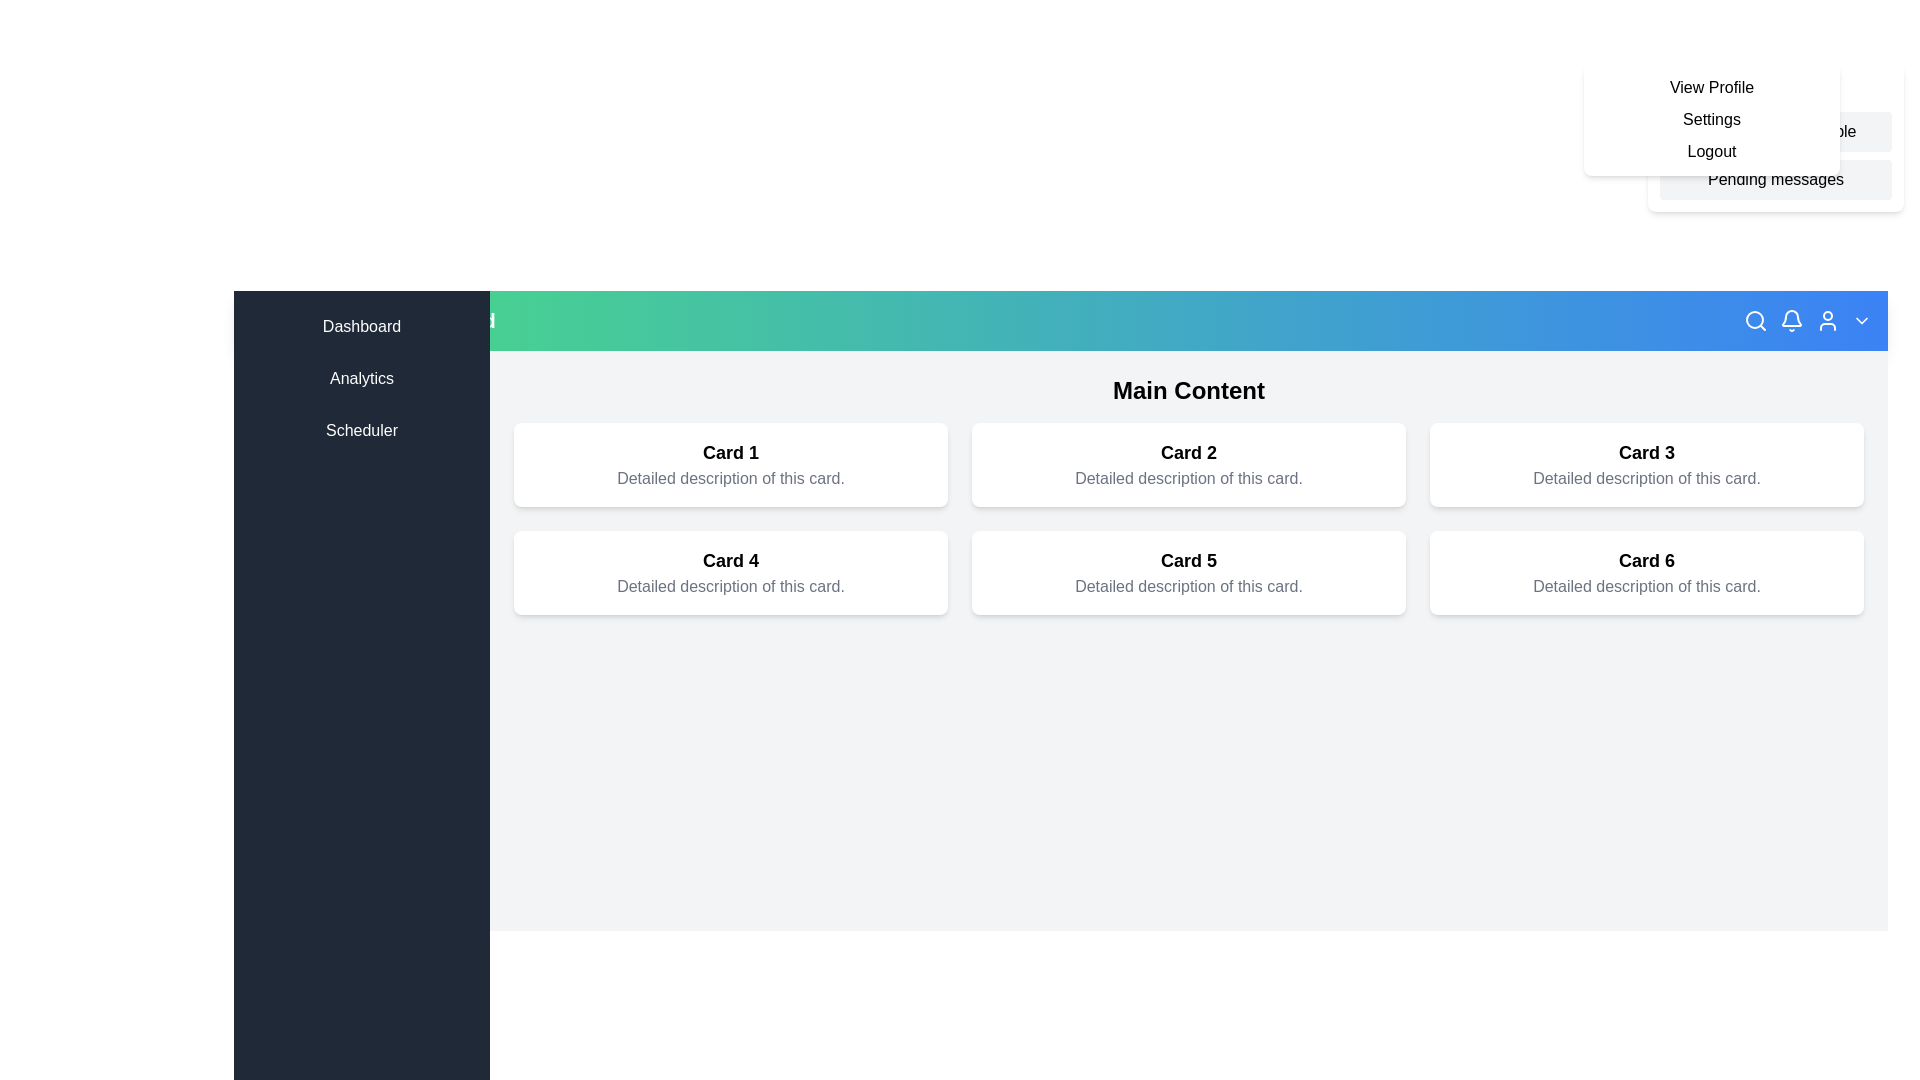 This screenshot has width=1920, height=1080. Describe the element at coordinates (1189, 585) in the screenshot. I see `the static descriptive text located within 'Card 5', positioned below the title text and separated by vertical spacing` at that location.